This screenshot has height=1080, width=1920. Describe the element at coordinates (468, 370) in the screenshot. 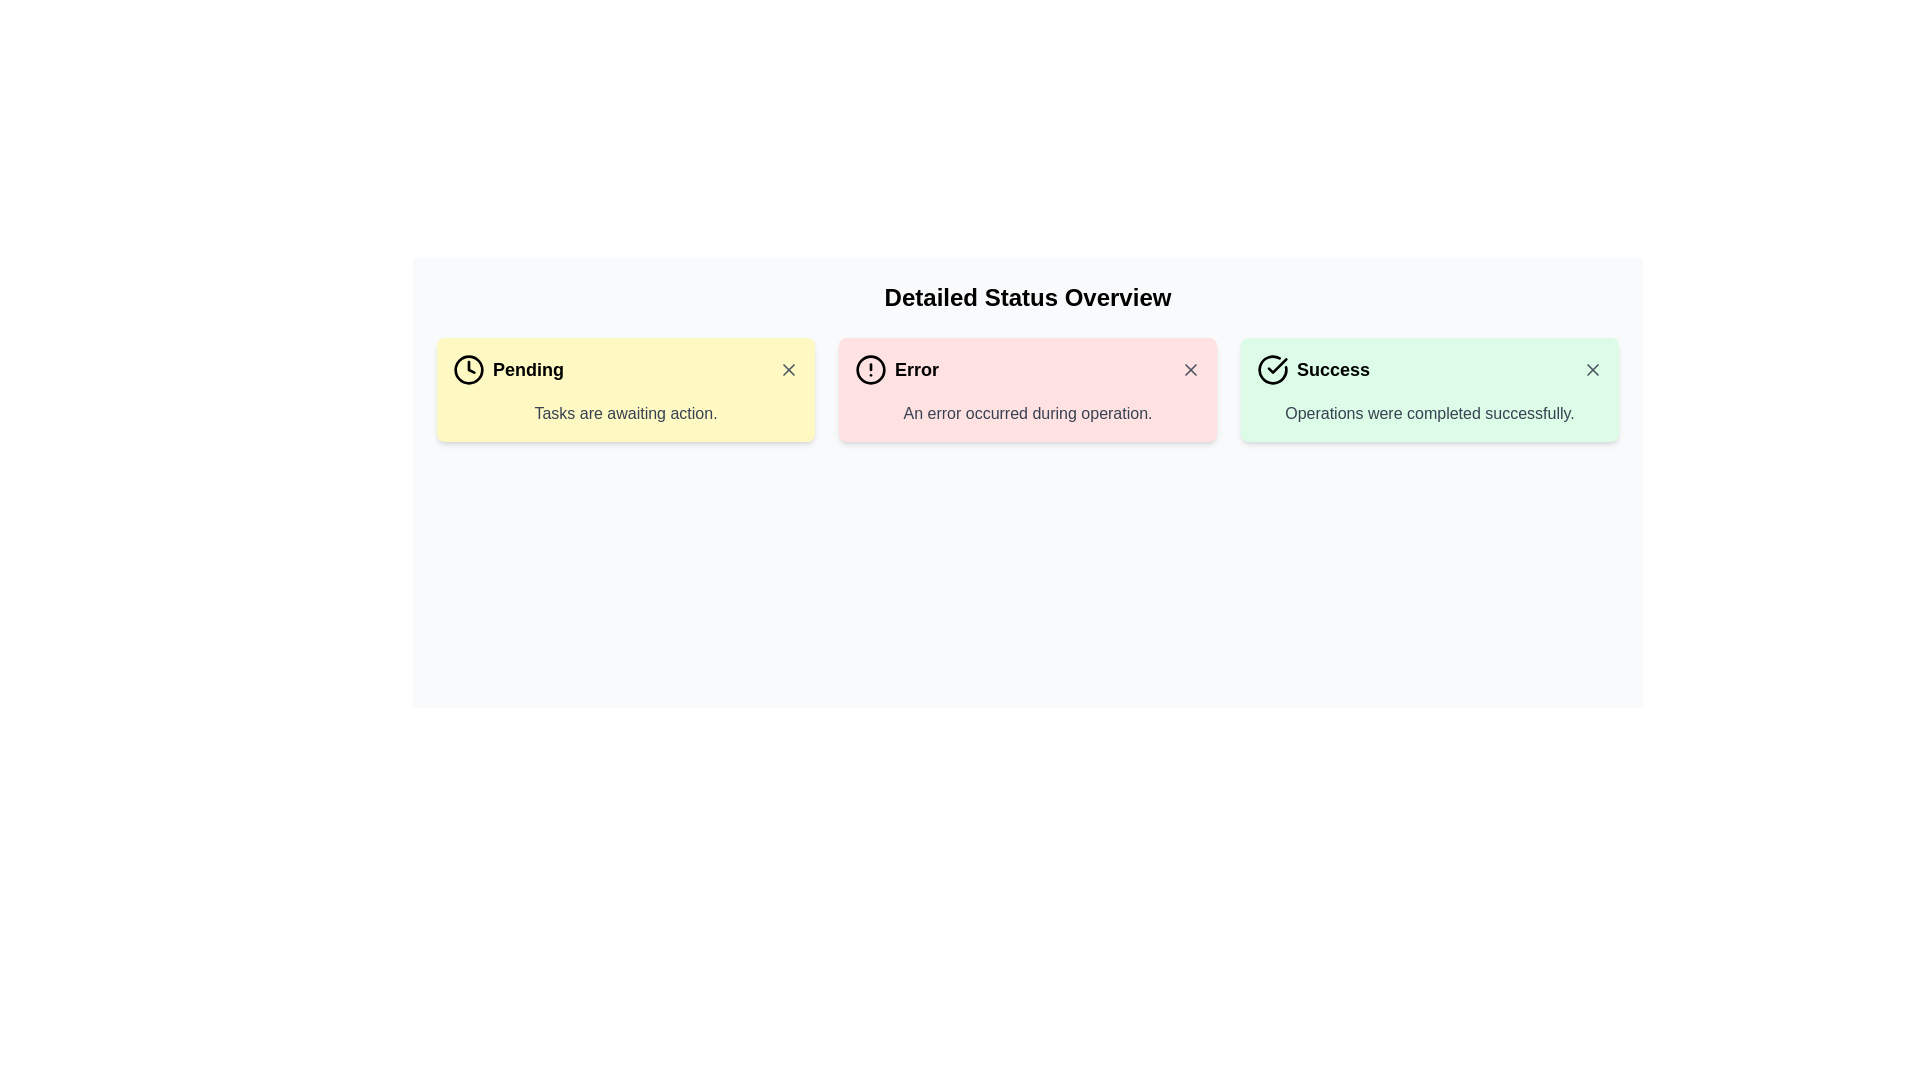

I see `the clock icon located within the first status card labeled 'Pending', which is vertically centered and to the left of the text 'Pending'` at that location.